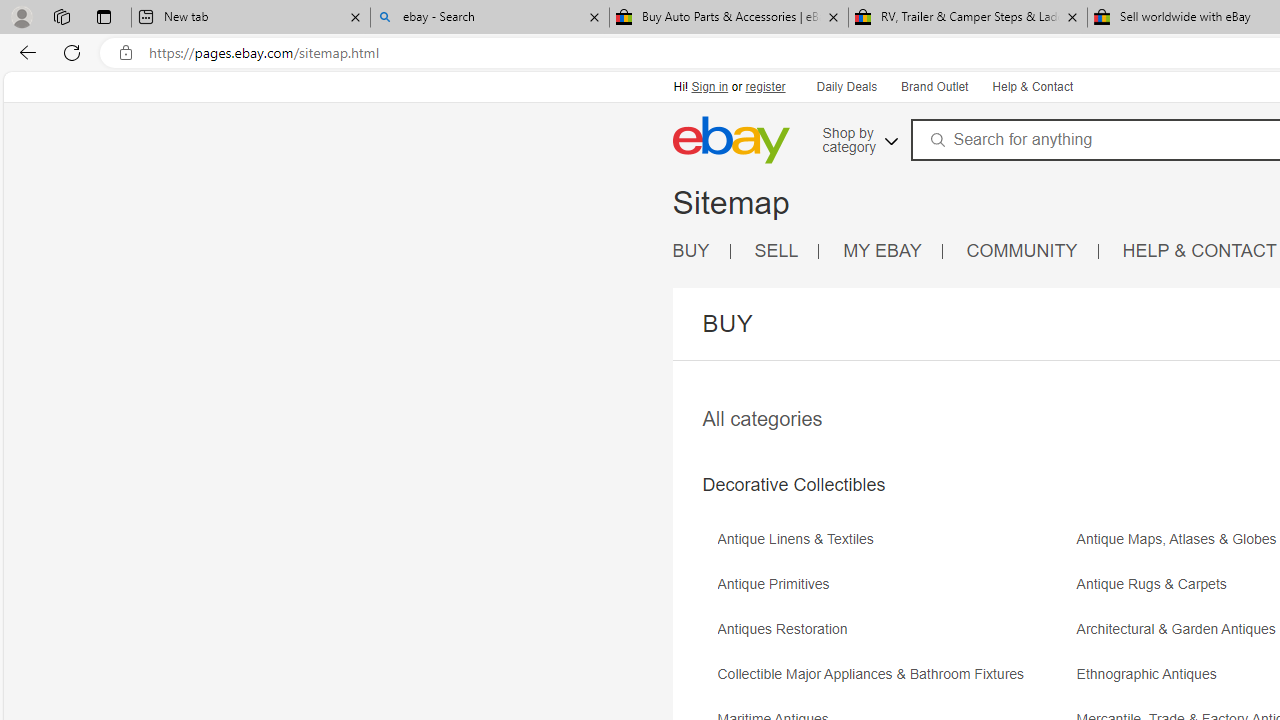 The image size is (1280, 720). Describe the element at coordinates (846, 85) in the screenshot. I see `'Daily Deals'` at that location.